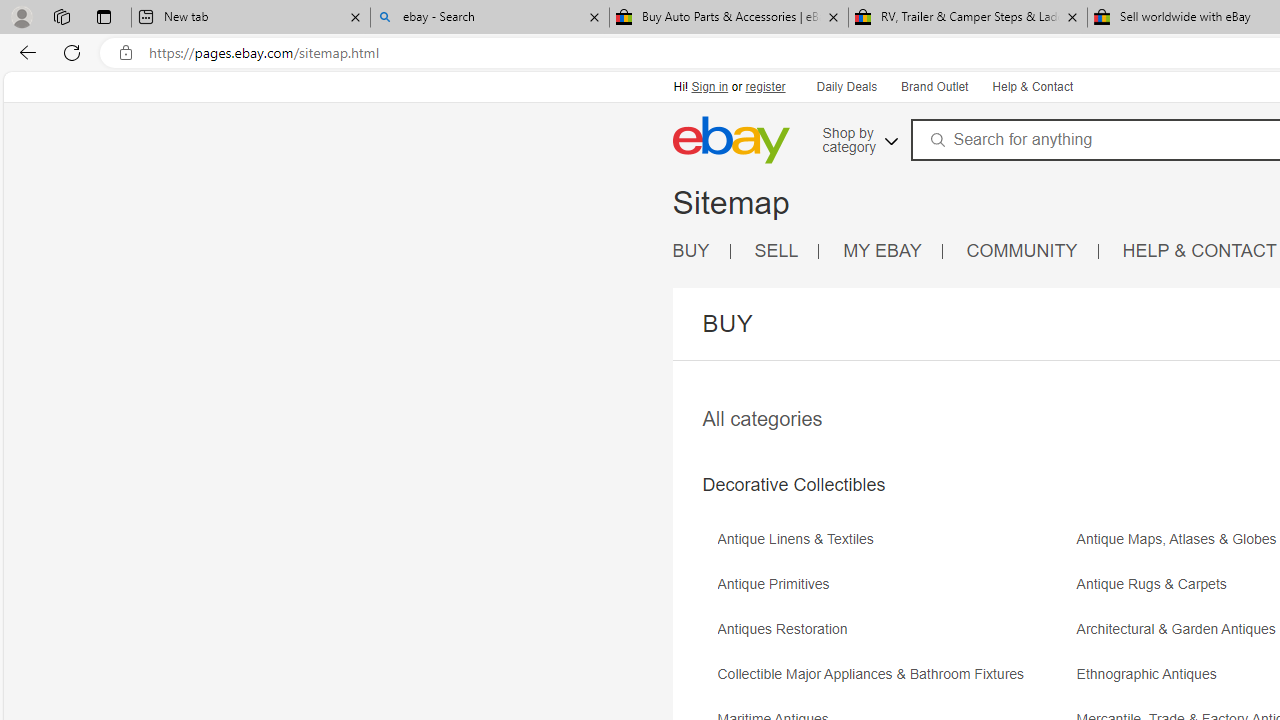 The image size is (1280, 720). Describe the element at coordinates (846, 85) in the screenshot. I see `'Daily Deals'` at that location.